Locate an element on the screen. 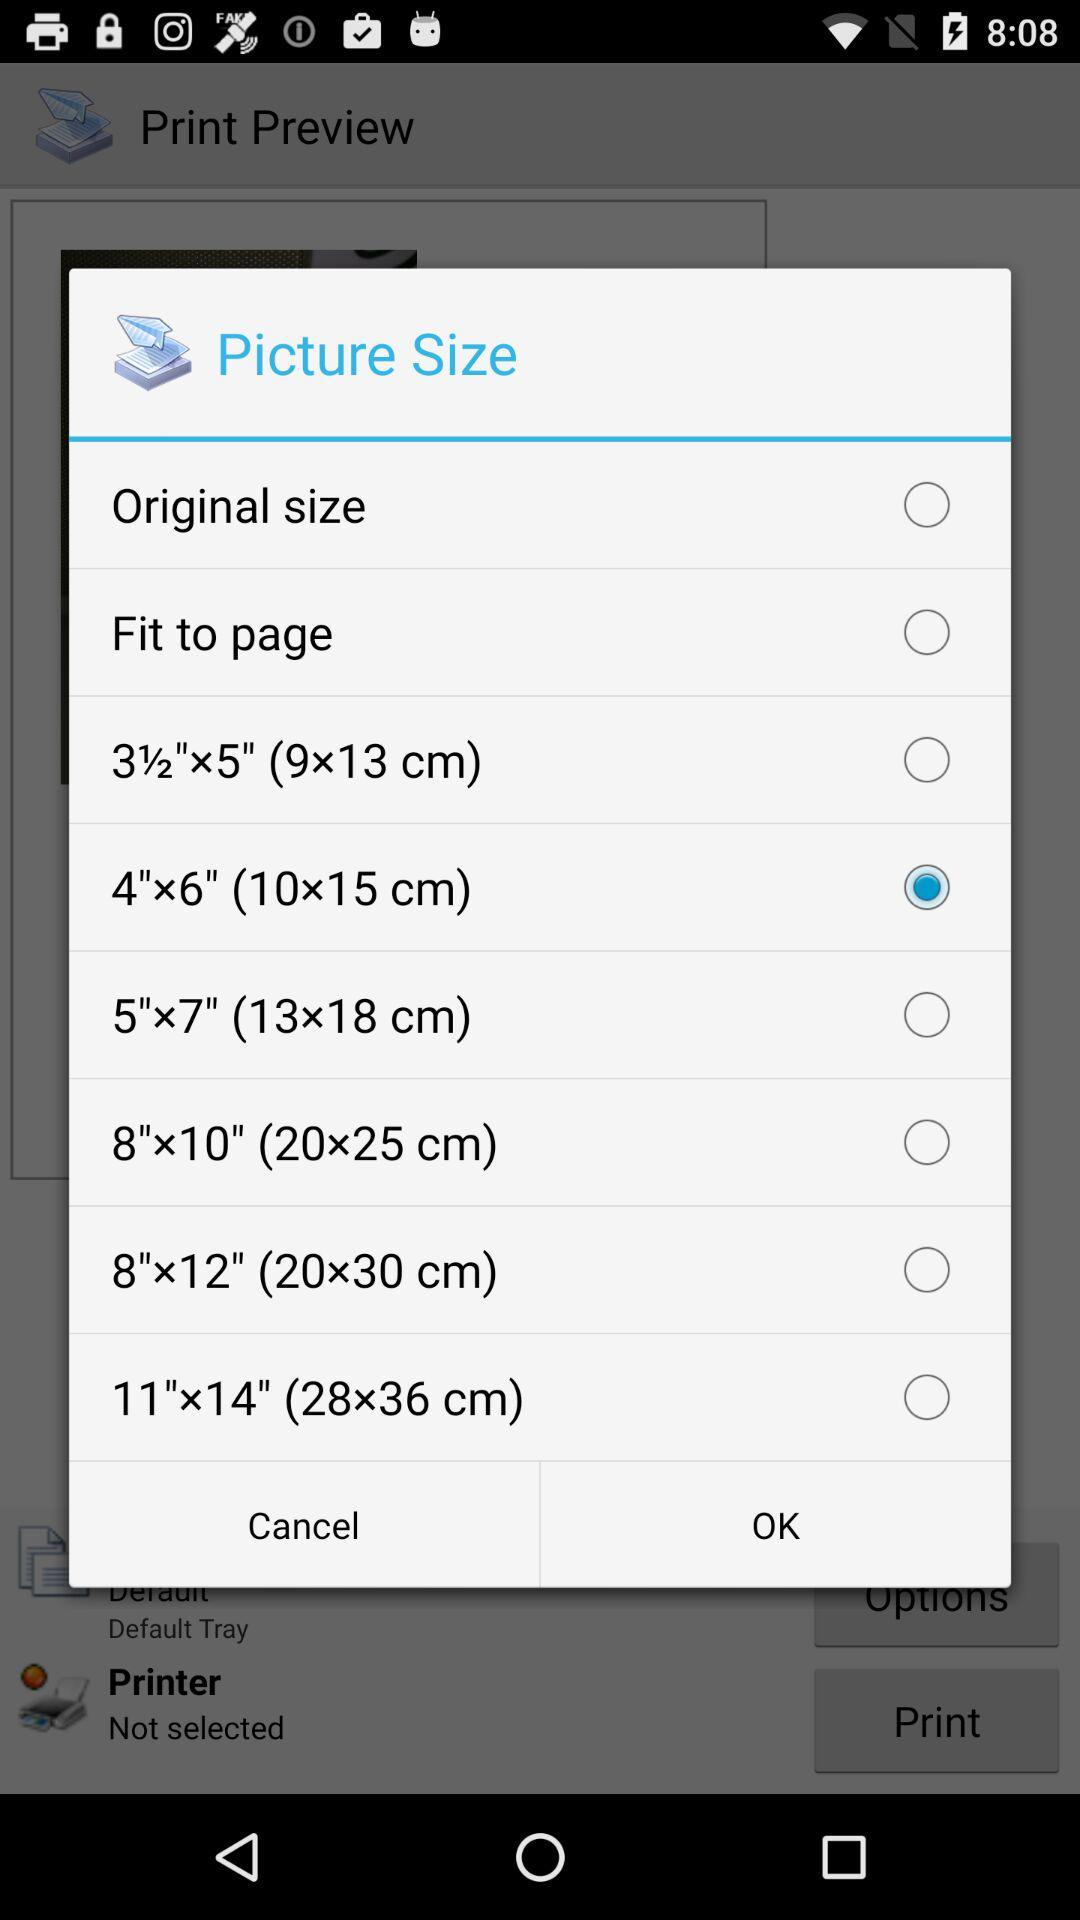  ok button is located at coordinates (774, 1523).